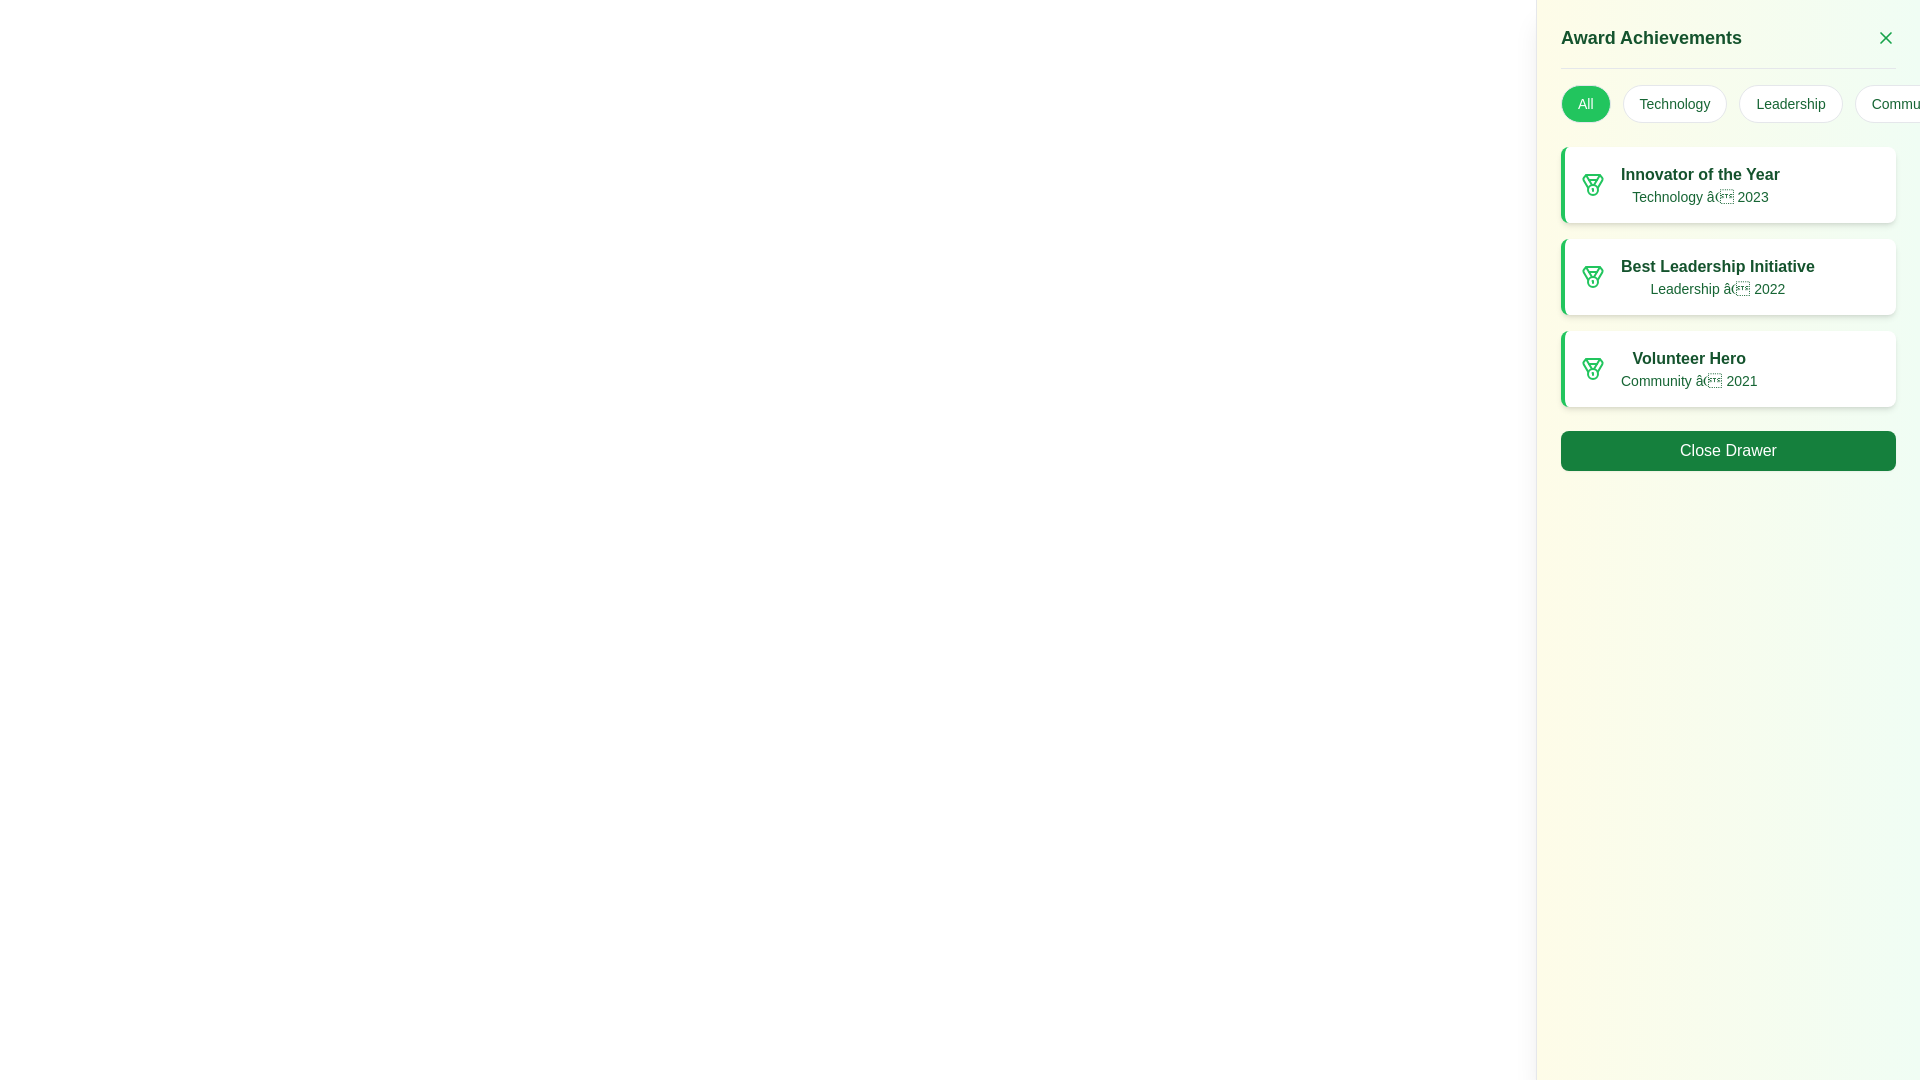  What do you see at coordinates (1699, 173) in the screenshot?
I see `the title text label of the specific award card within the 'Award Achievements' list, which is positioned above the text 'Technology – 2023'` at bounding box center [1699, 173].